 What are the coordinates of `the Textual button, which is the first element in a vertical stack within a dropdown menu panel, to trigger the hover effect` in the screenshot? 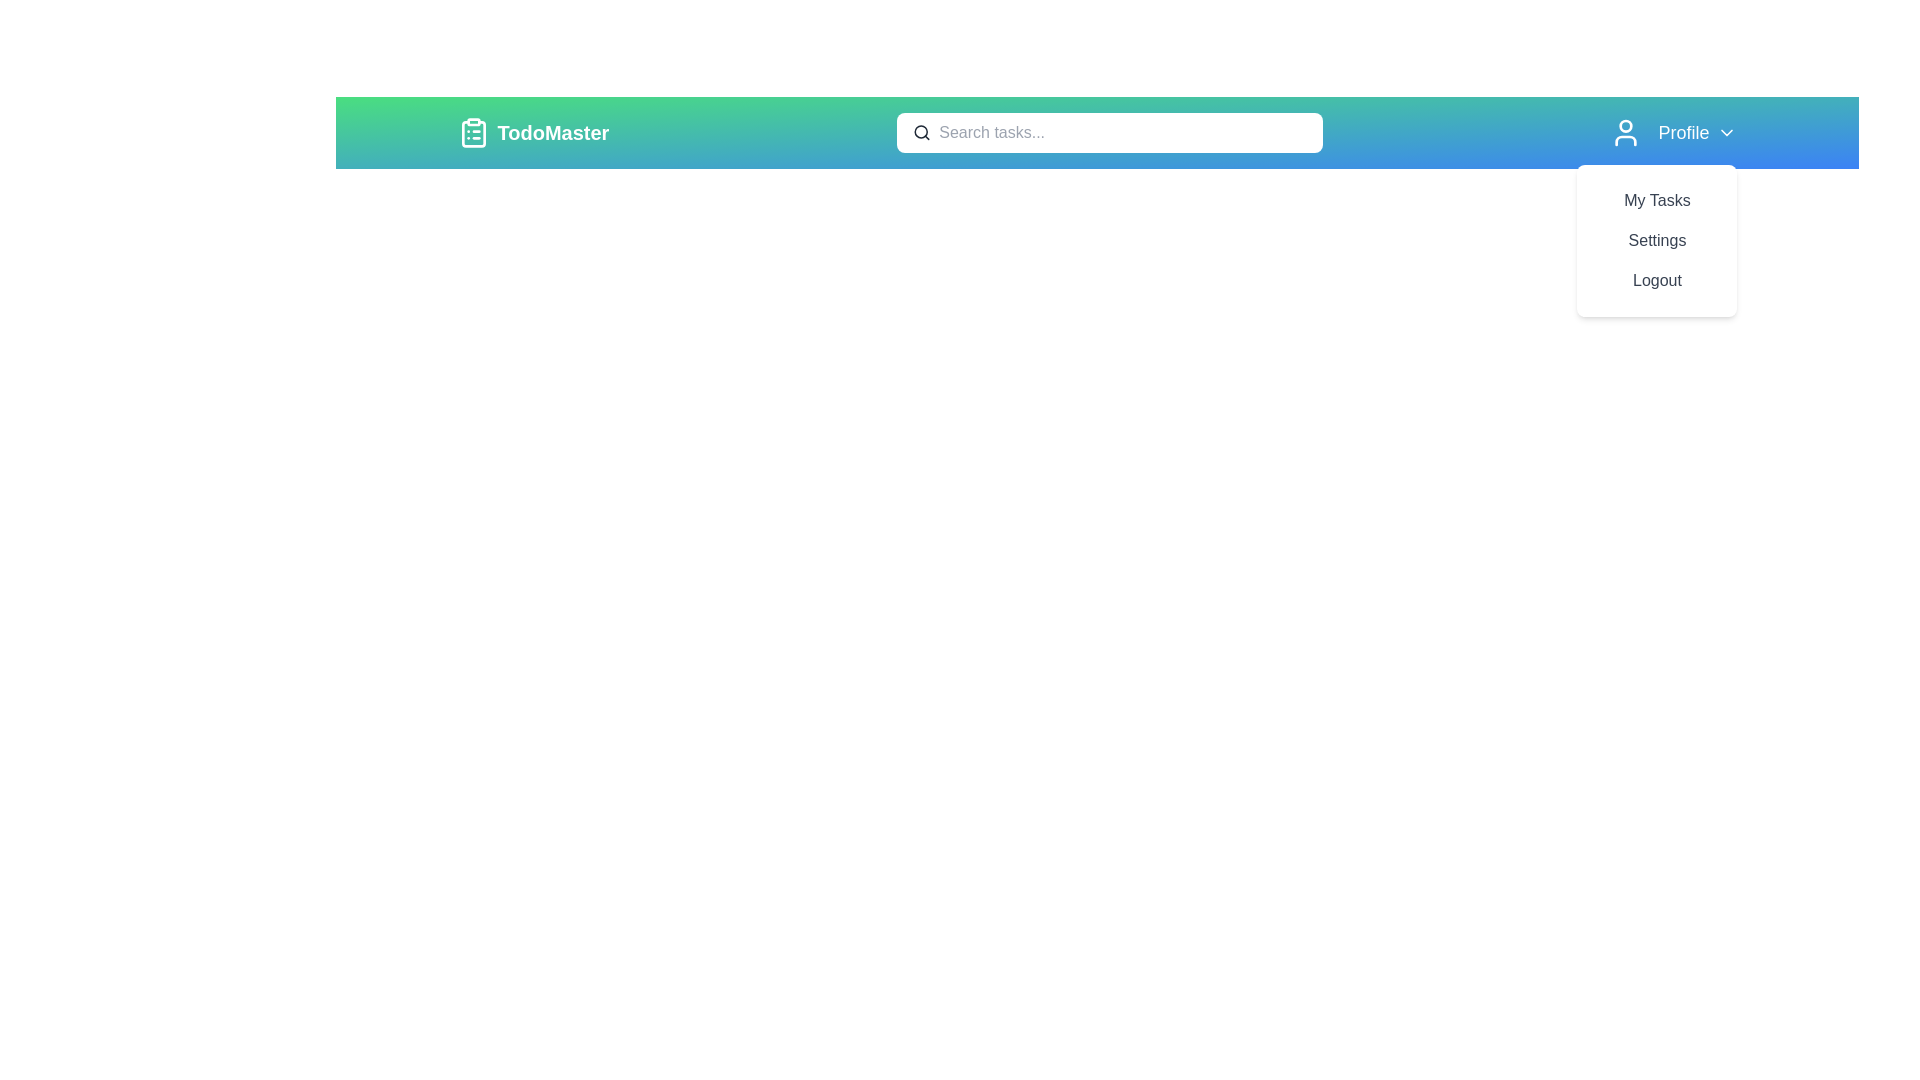 It's located at (1657, 200).